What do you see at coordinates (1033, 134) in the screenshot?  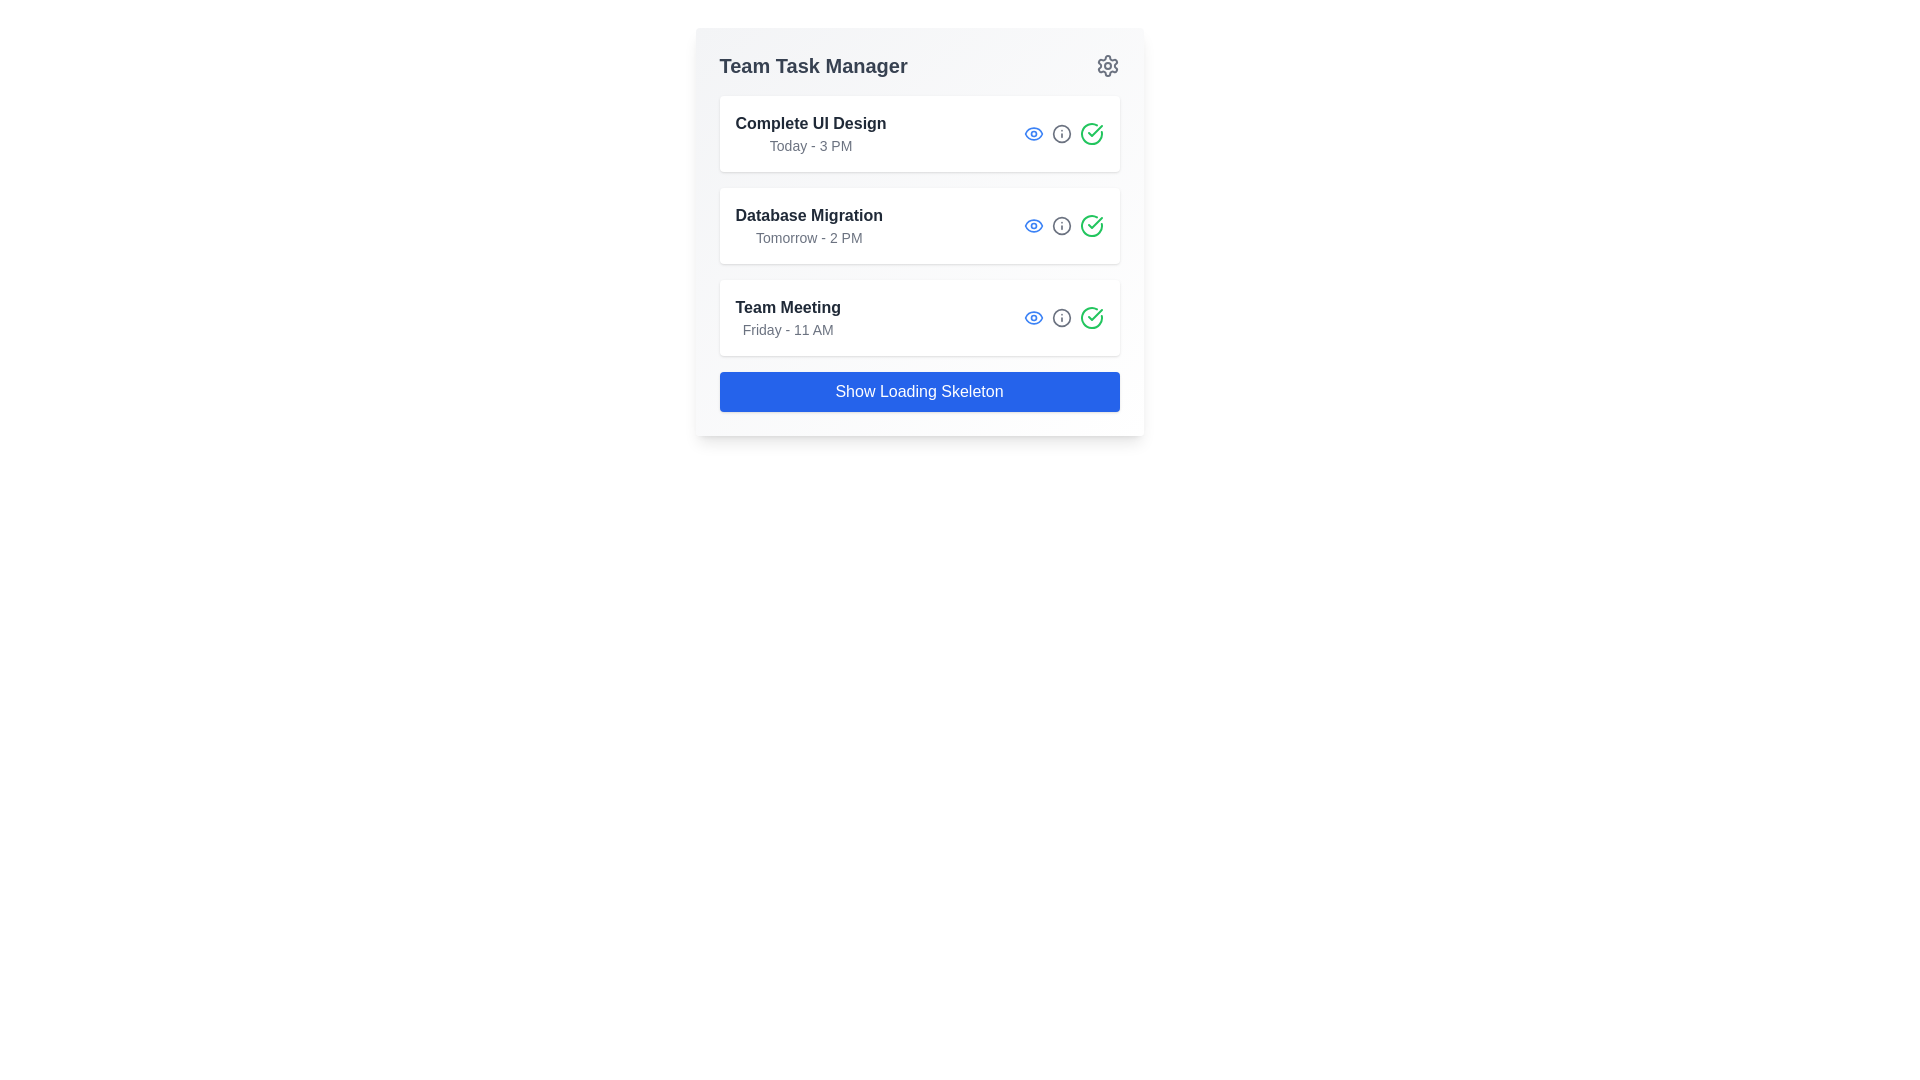 I see `the eye icon button located at the top section of the 'Complete UI Design' task card` at bounding box center [1033, 134].